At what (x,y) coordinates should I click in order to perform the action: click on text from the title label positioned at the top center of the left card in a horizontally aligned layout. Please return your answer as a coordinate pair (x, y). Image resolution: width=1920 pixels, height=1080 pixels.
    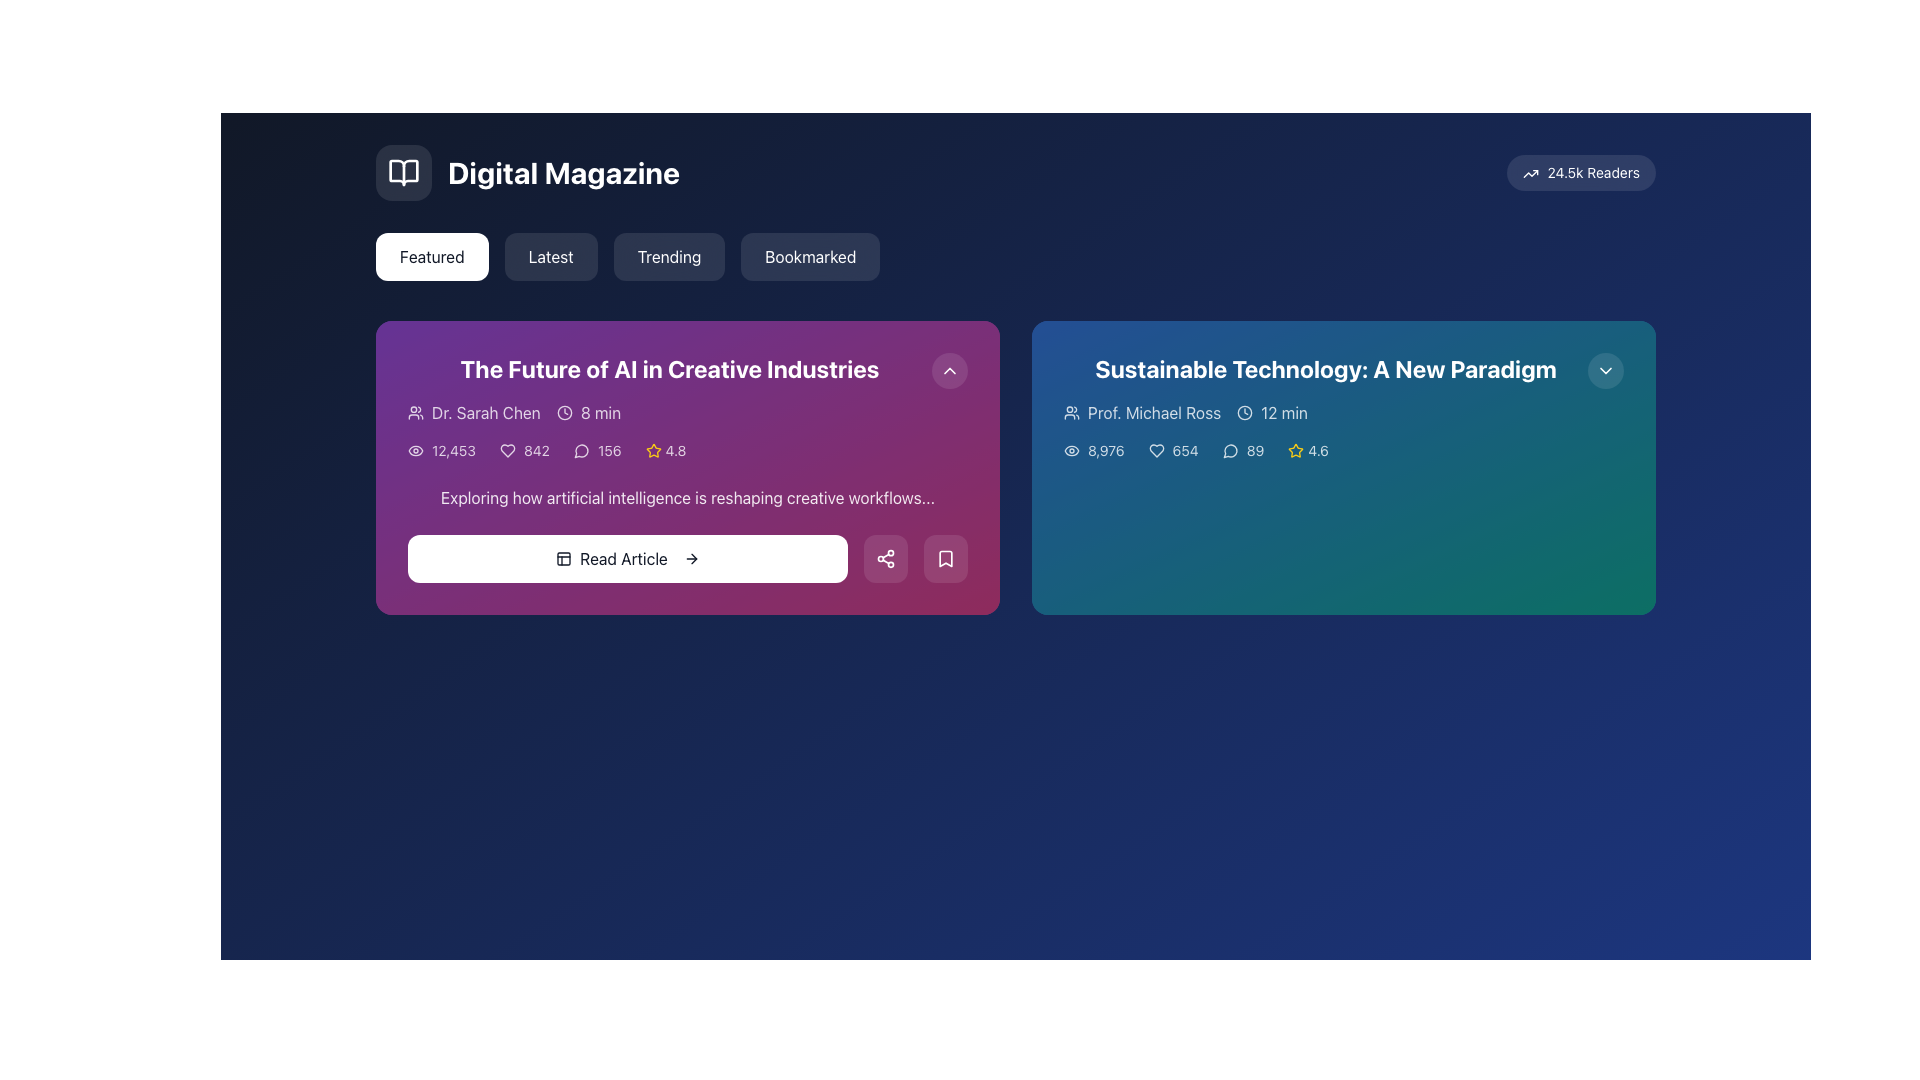
    Looking at the image, I should click on (670, 369).